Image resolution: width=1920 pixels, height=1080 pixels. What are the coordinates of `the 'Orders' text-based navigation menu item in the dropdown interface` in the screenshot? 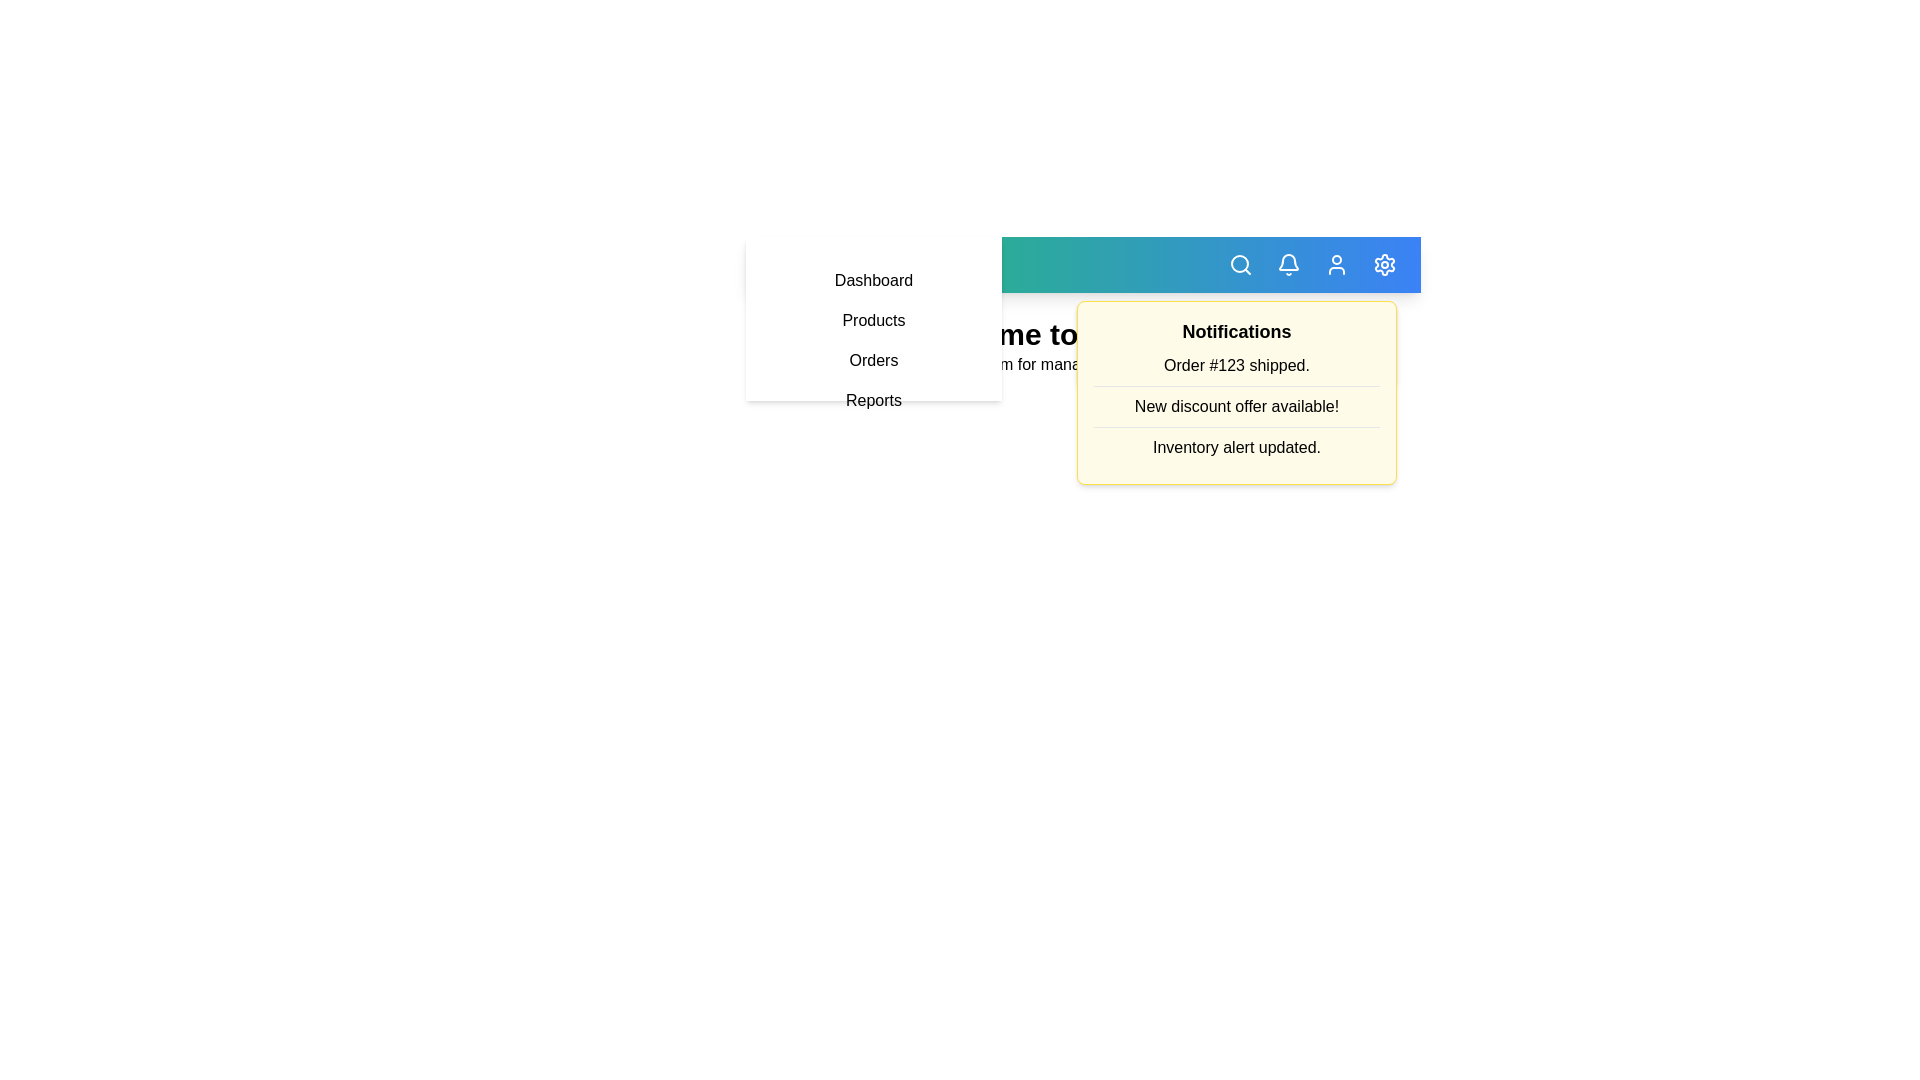 It's located at (873, 361).